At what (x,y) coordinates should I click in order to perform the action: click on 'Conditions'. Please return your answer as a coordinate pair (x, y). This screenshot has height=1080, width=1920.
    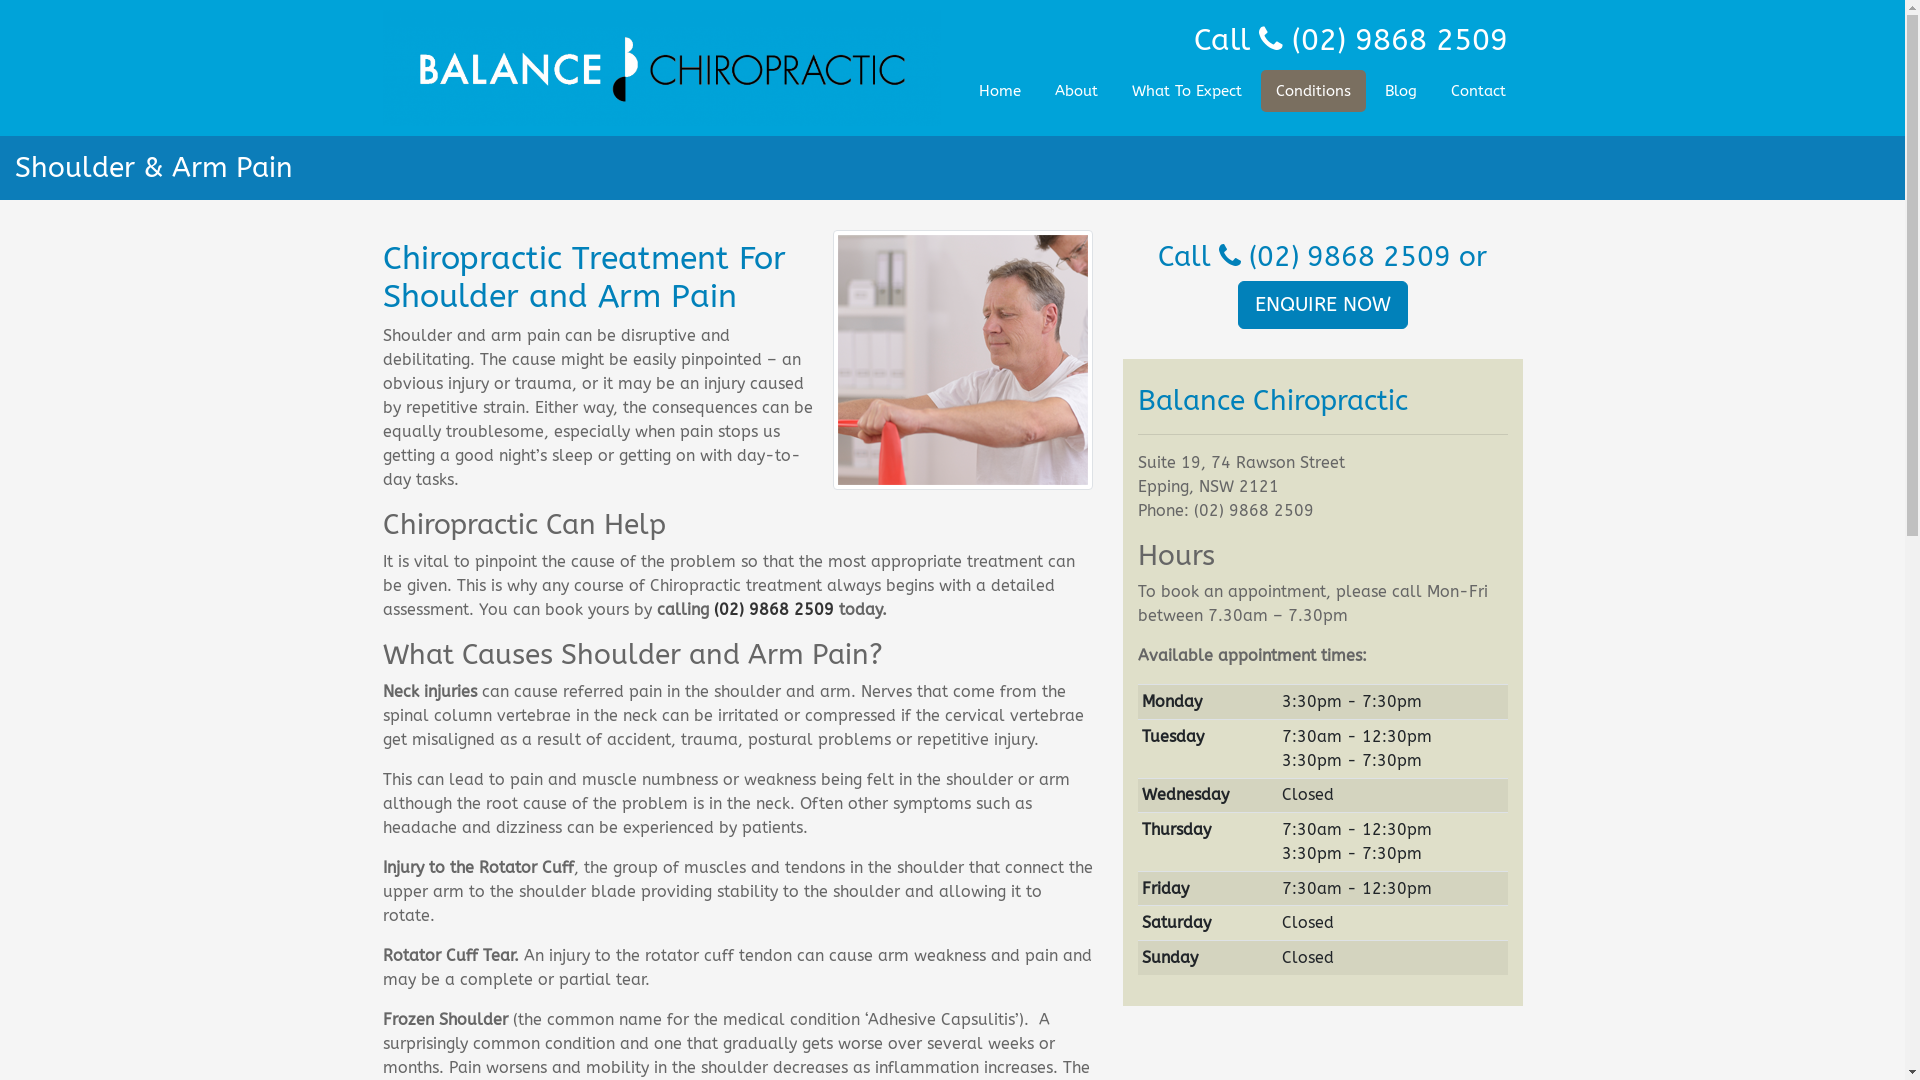
    Looking at the image, I should click on (1312, 91).